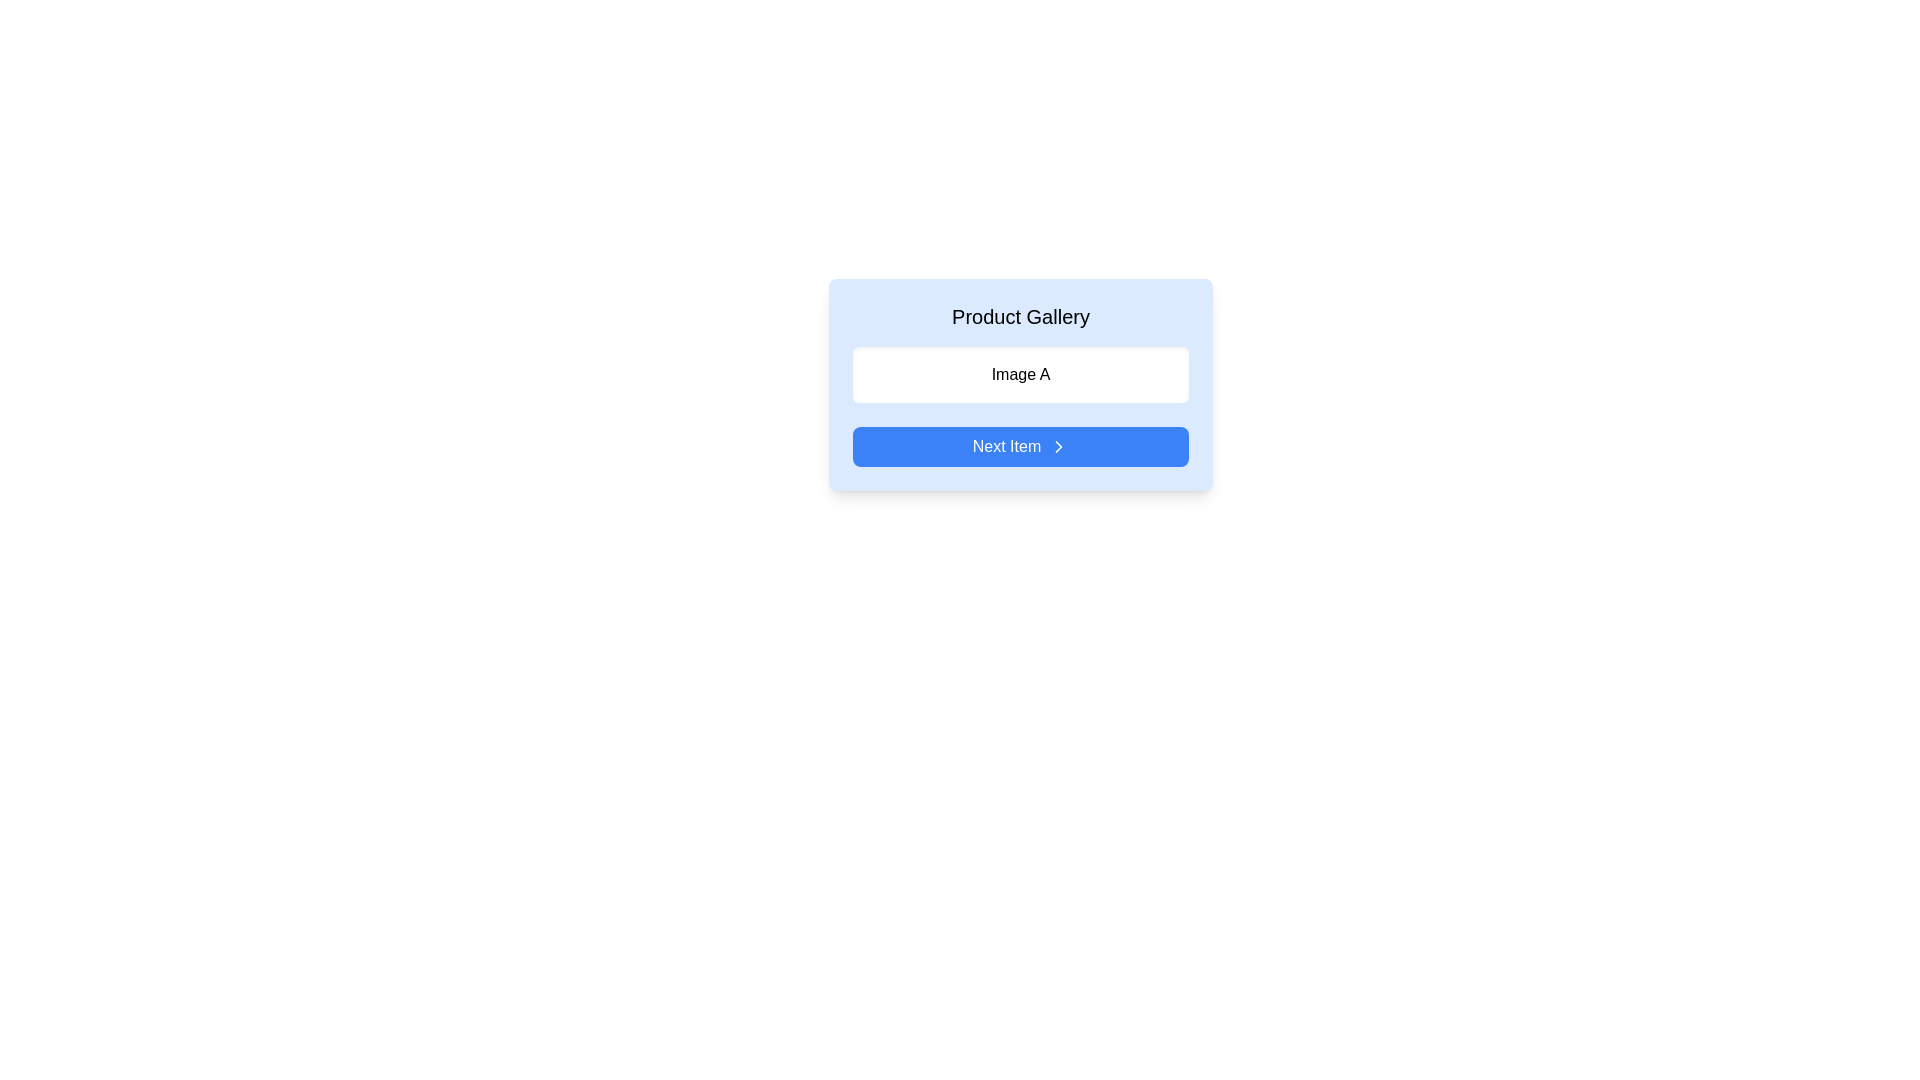  What do you see at coordinates (1058, 445) in the screenshot?
I see `the small right-facing chevron icon adjacent to the 'Next Item' text on the blue button` at bounding box center [1058, 445].